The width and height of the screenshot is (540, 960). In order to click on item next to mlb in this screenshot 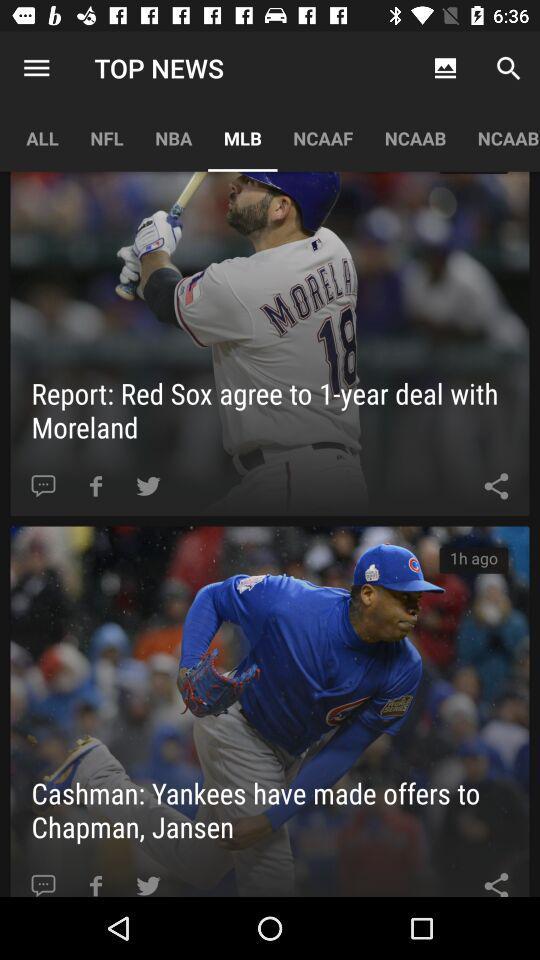, I will do `click(323, 137)`.